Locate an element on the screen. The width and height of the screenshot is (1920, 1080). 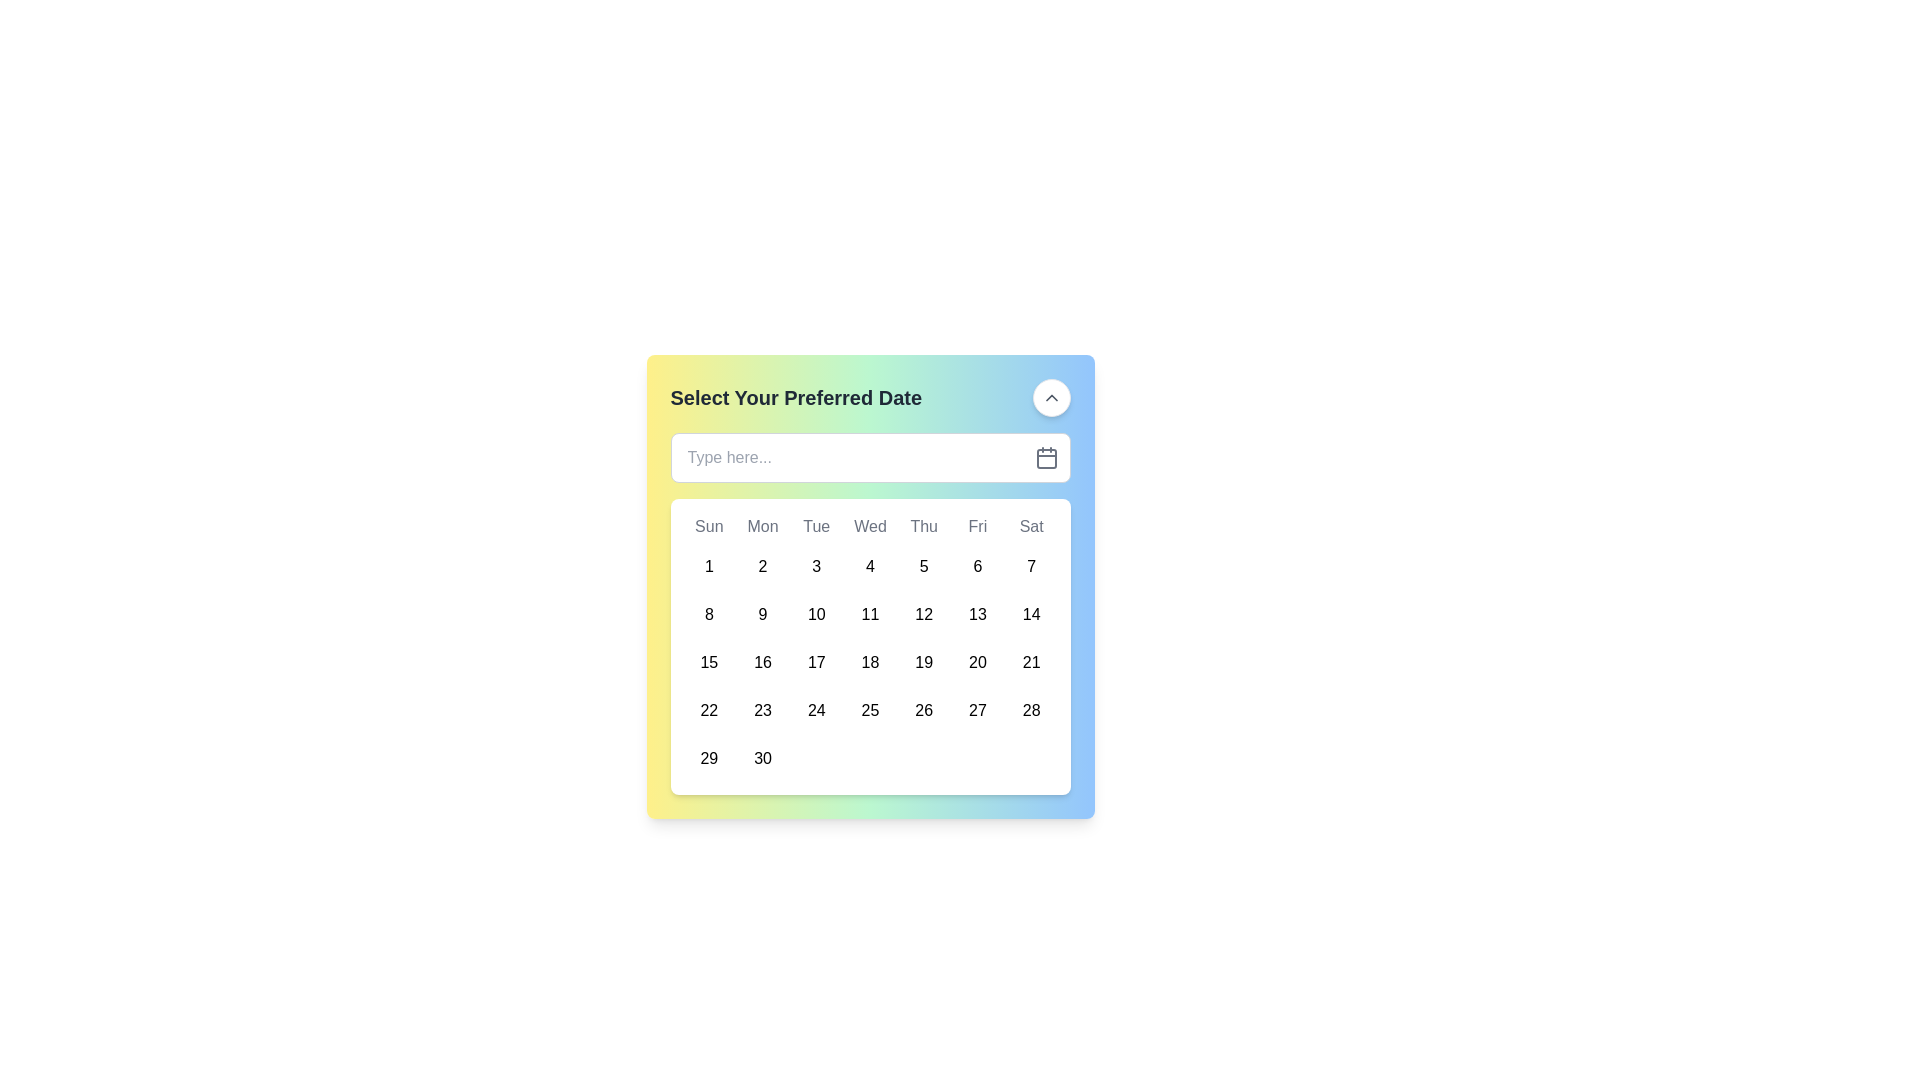
the circular button labeled '20' located under 'Fri' in the calendar grid for accessibility purposes is located at coordinates (977, 663).